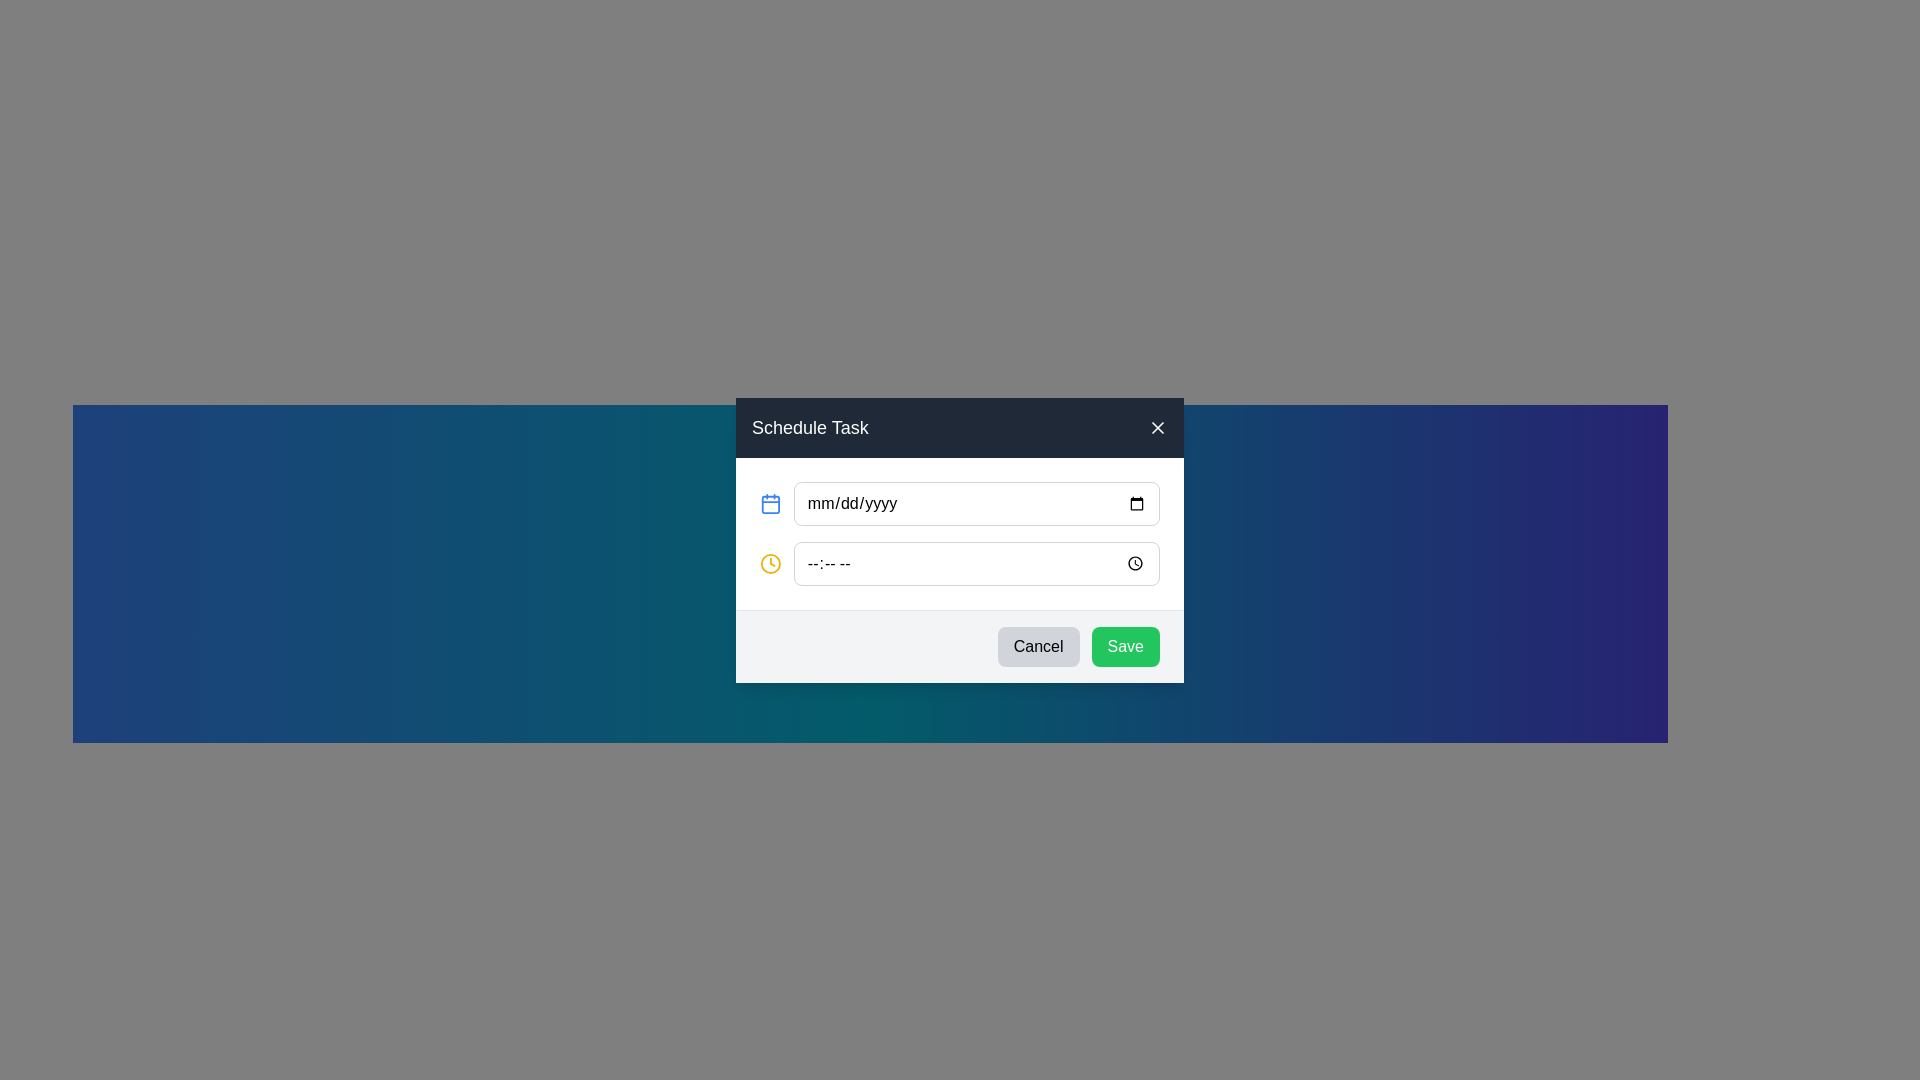  I want to click on a time from the time picker in the centered scheduling dialog that allows users to schedule a task, so click(960, 540).